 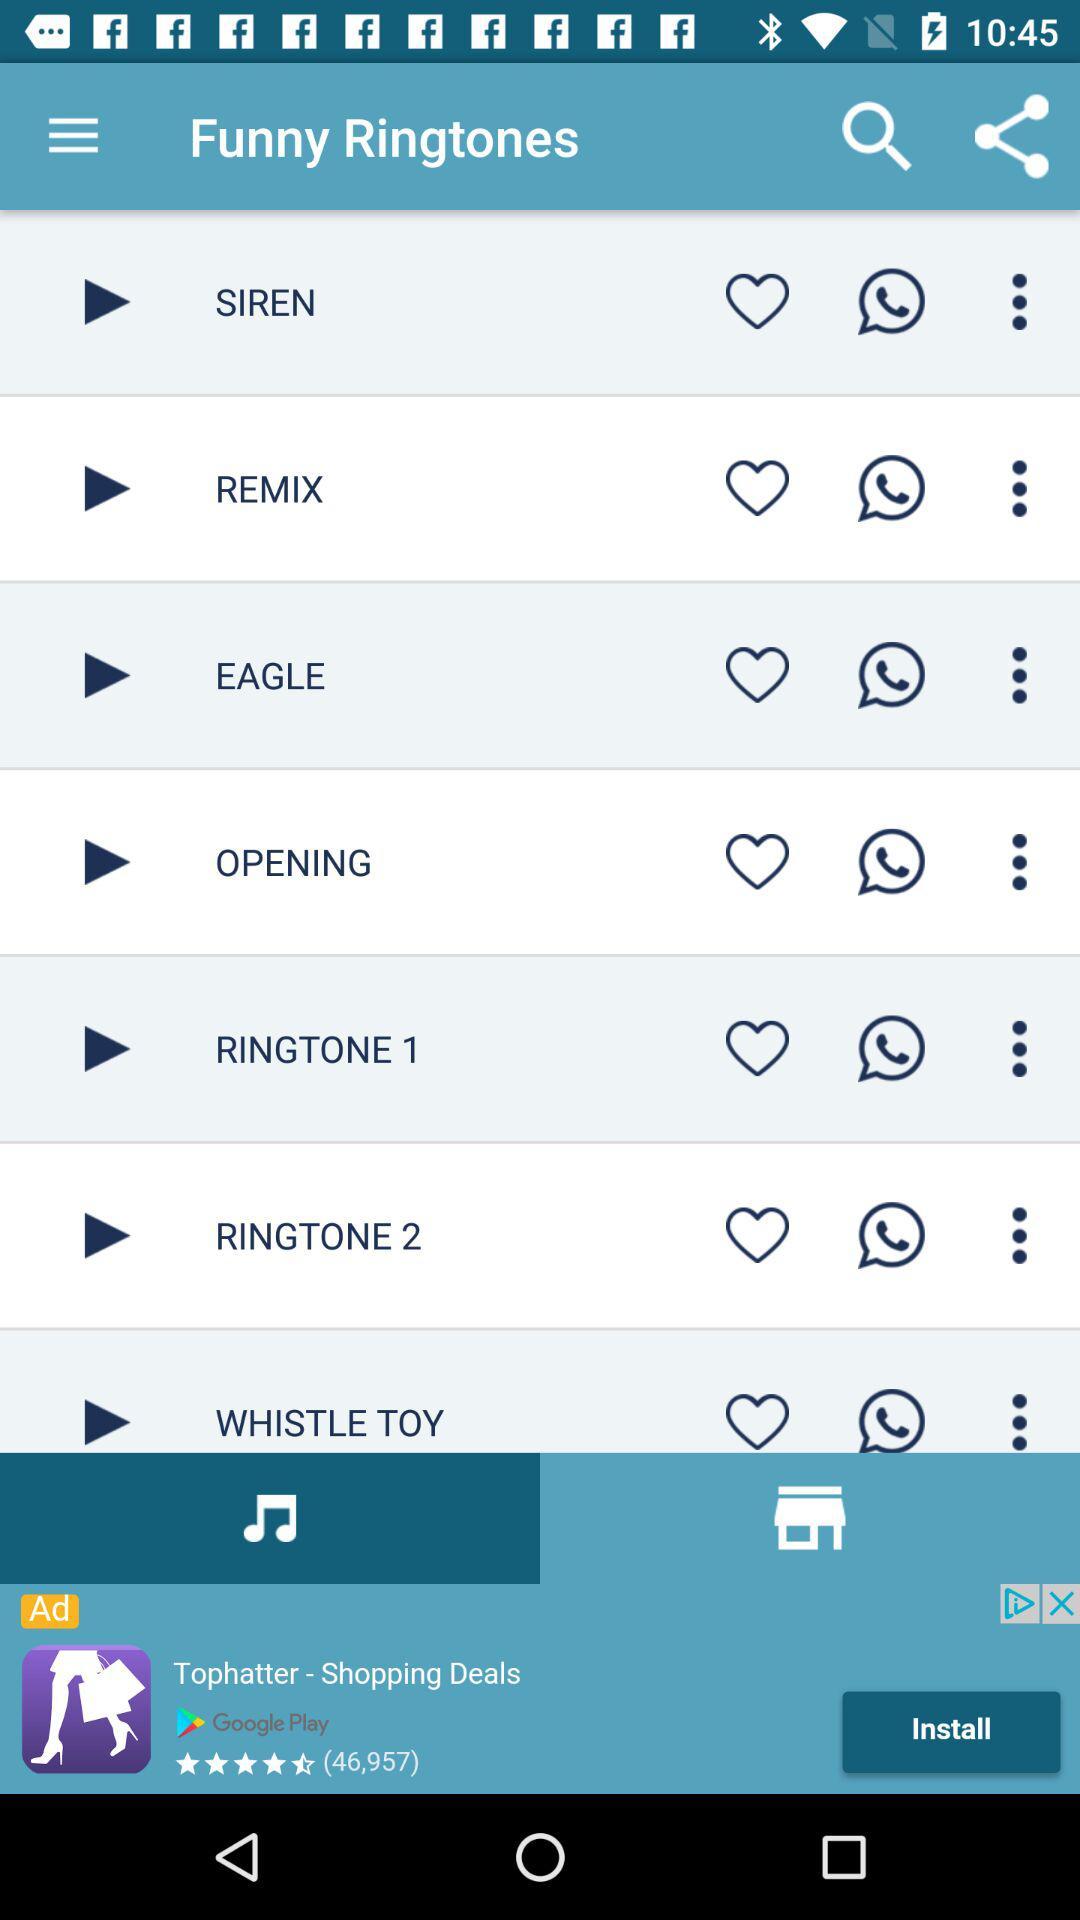 I want to click on click for opening, so click(x=1019, y=862).